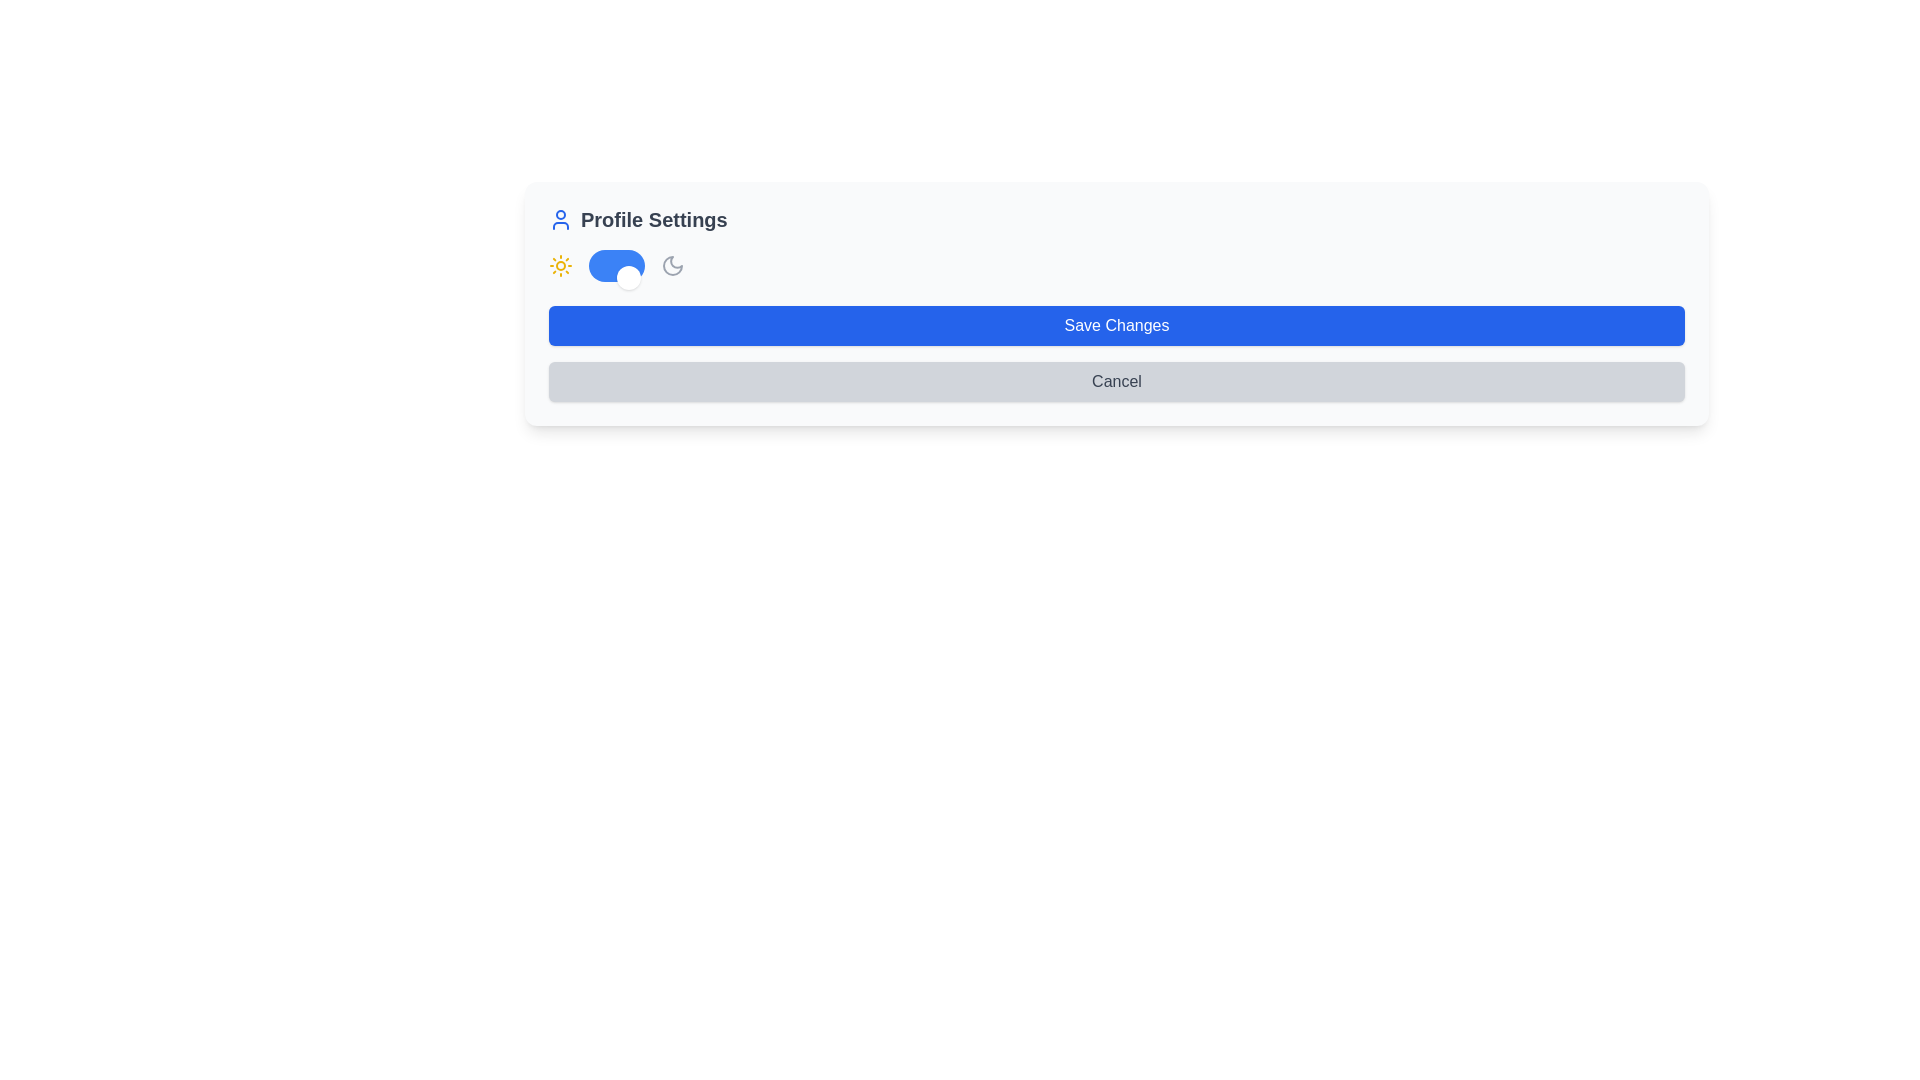  I want to click on the dark mode toggle icon located to the right of the toggle switch in the 'Profile Settings' section, so click(672, 265).